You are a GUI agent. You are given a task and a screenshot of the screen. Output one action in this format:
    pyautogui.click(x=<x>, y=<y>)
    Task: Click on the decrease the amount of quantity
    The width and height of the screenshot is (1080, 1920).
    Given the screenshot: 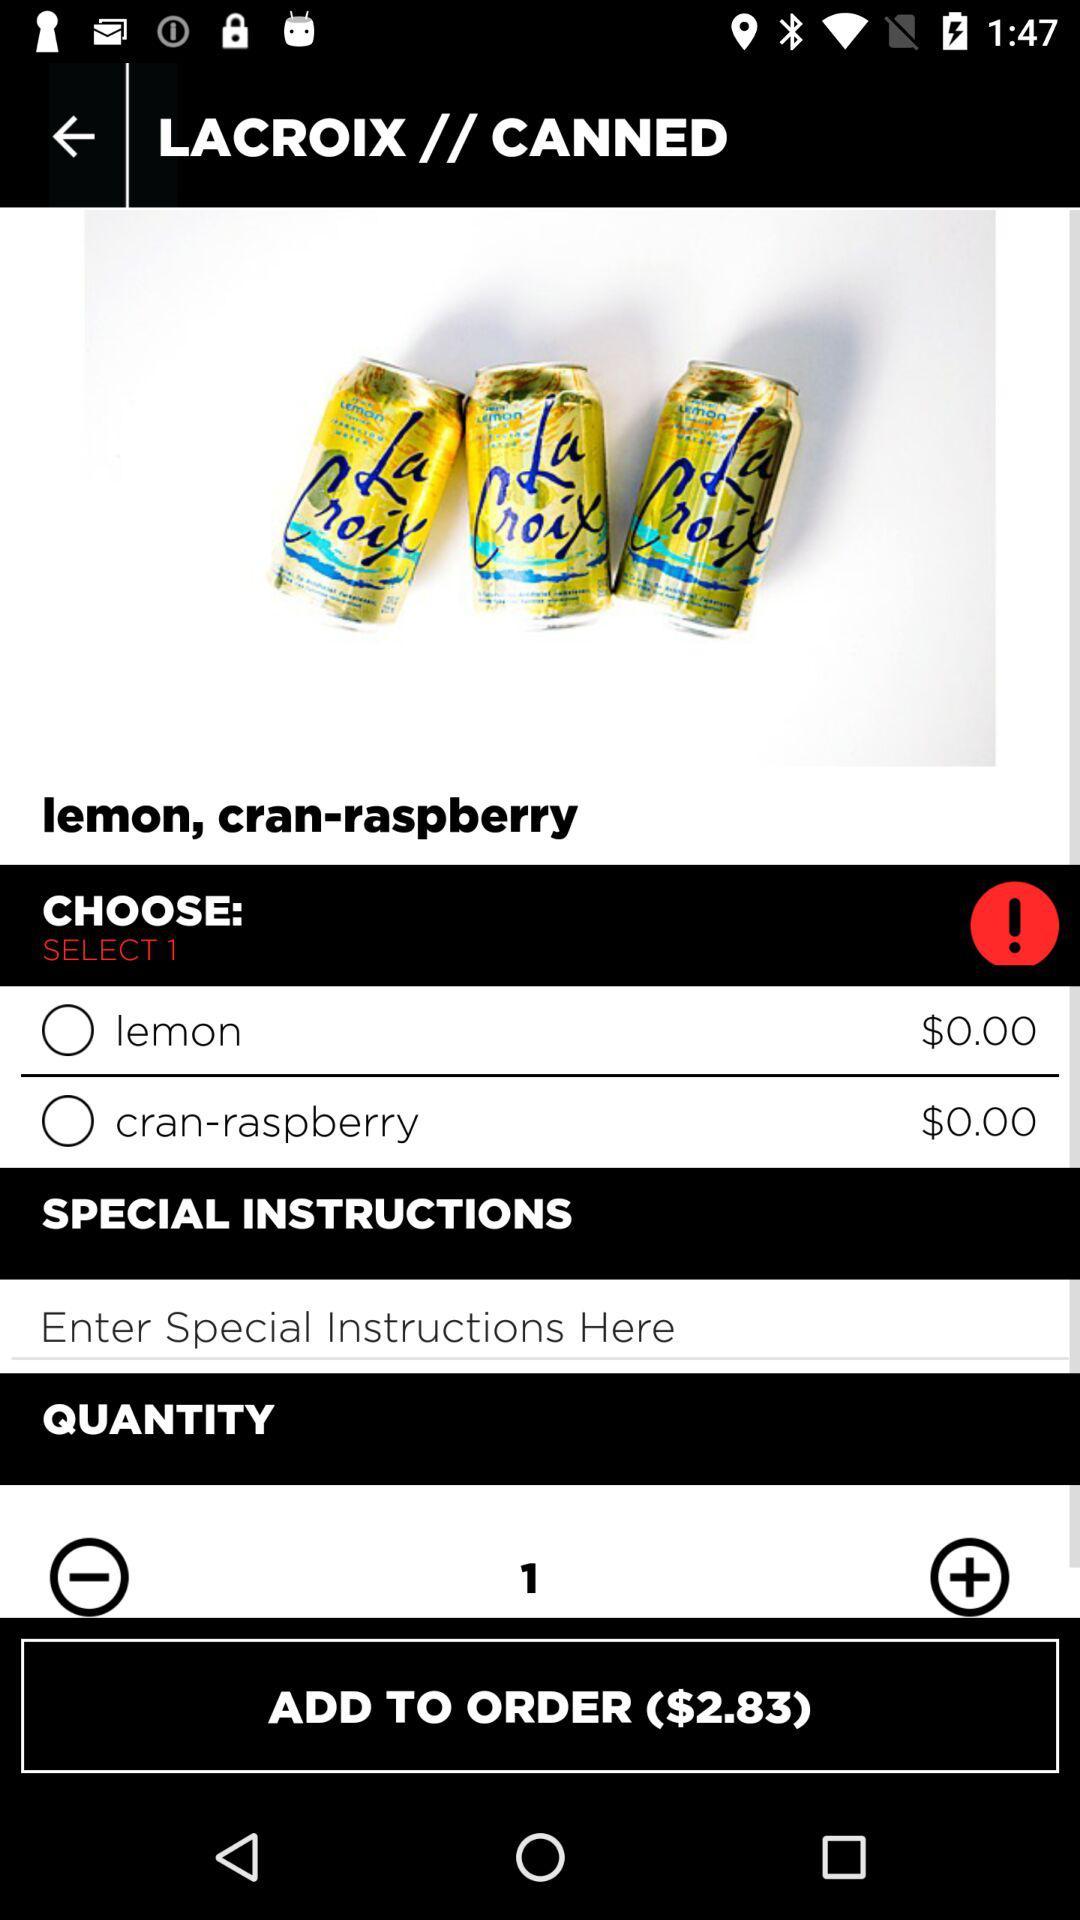 What is the action you would take?
    pyautogui.click(x=88, y=1562)
    